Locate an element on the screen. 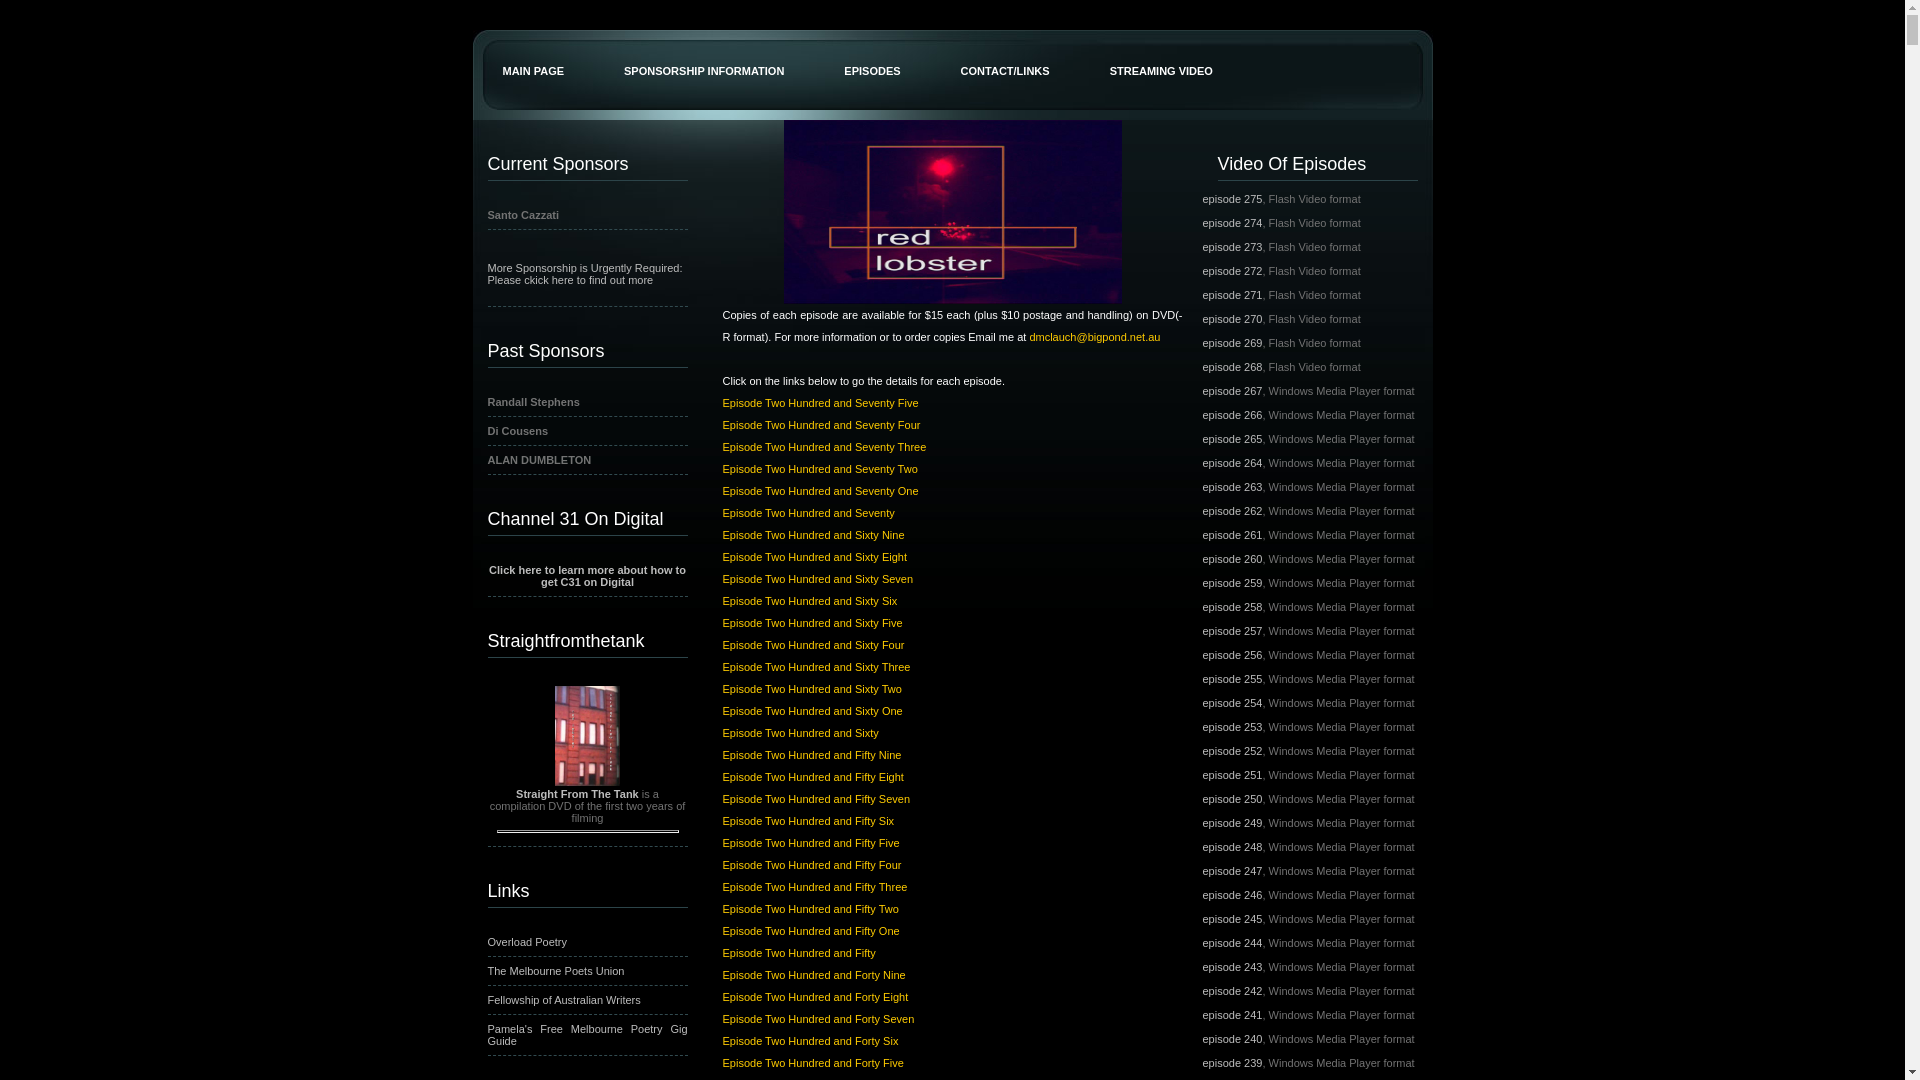 The image size is (1920, 1080). 'episode 256' is located at coordinates (1231, 655).